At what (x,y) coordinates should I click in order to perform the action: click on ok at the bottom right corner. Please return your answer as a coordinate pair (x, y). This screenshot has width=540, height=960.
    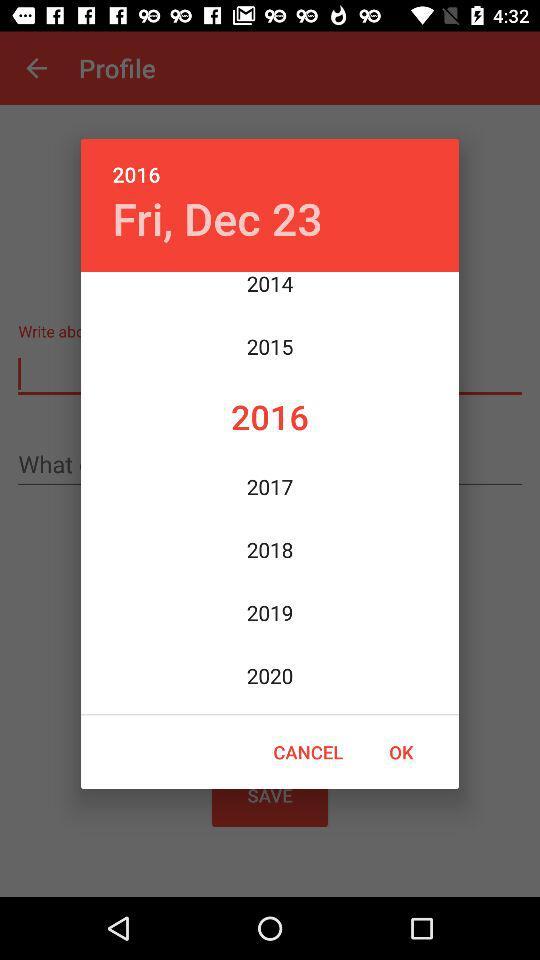
    Looking at the image, I should click on (401, 751).